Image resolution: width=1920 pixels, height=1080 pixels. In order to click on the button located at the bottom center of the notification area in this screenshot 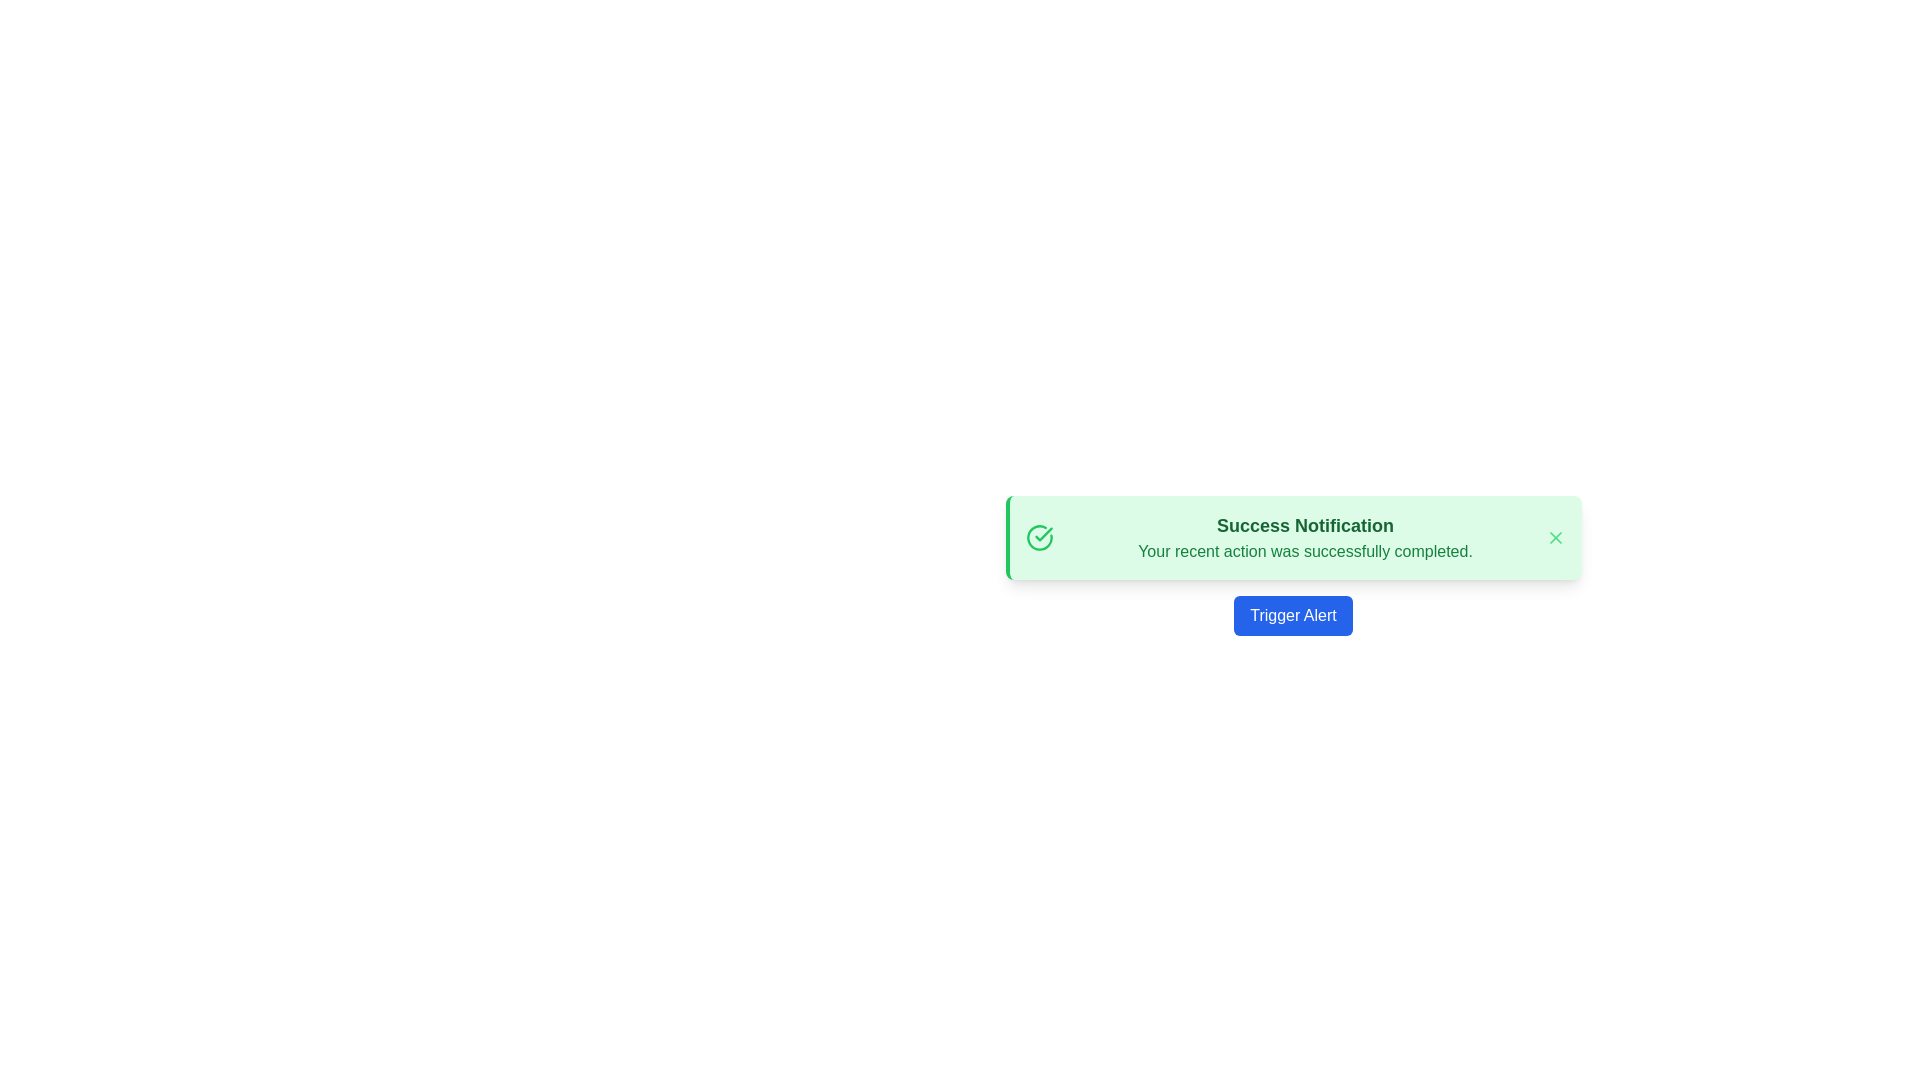, I will do `click(1293, 615)`.